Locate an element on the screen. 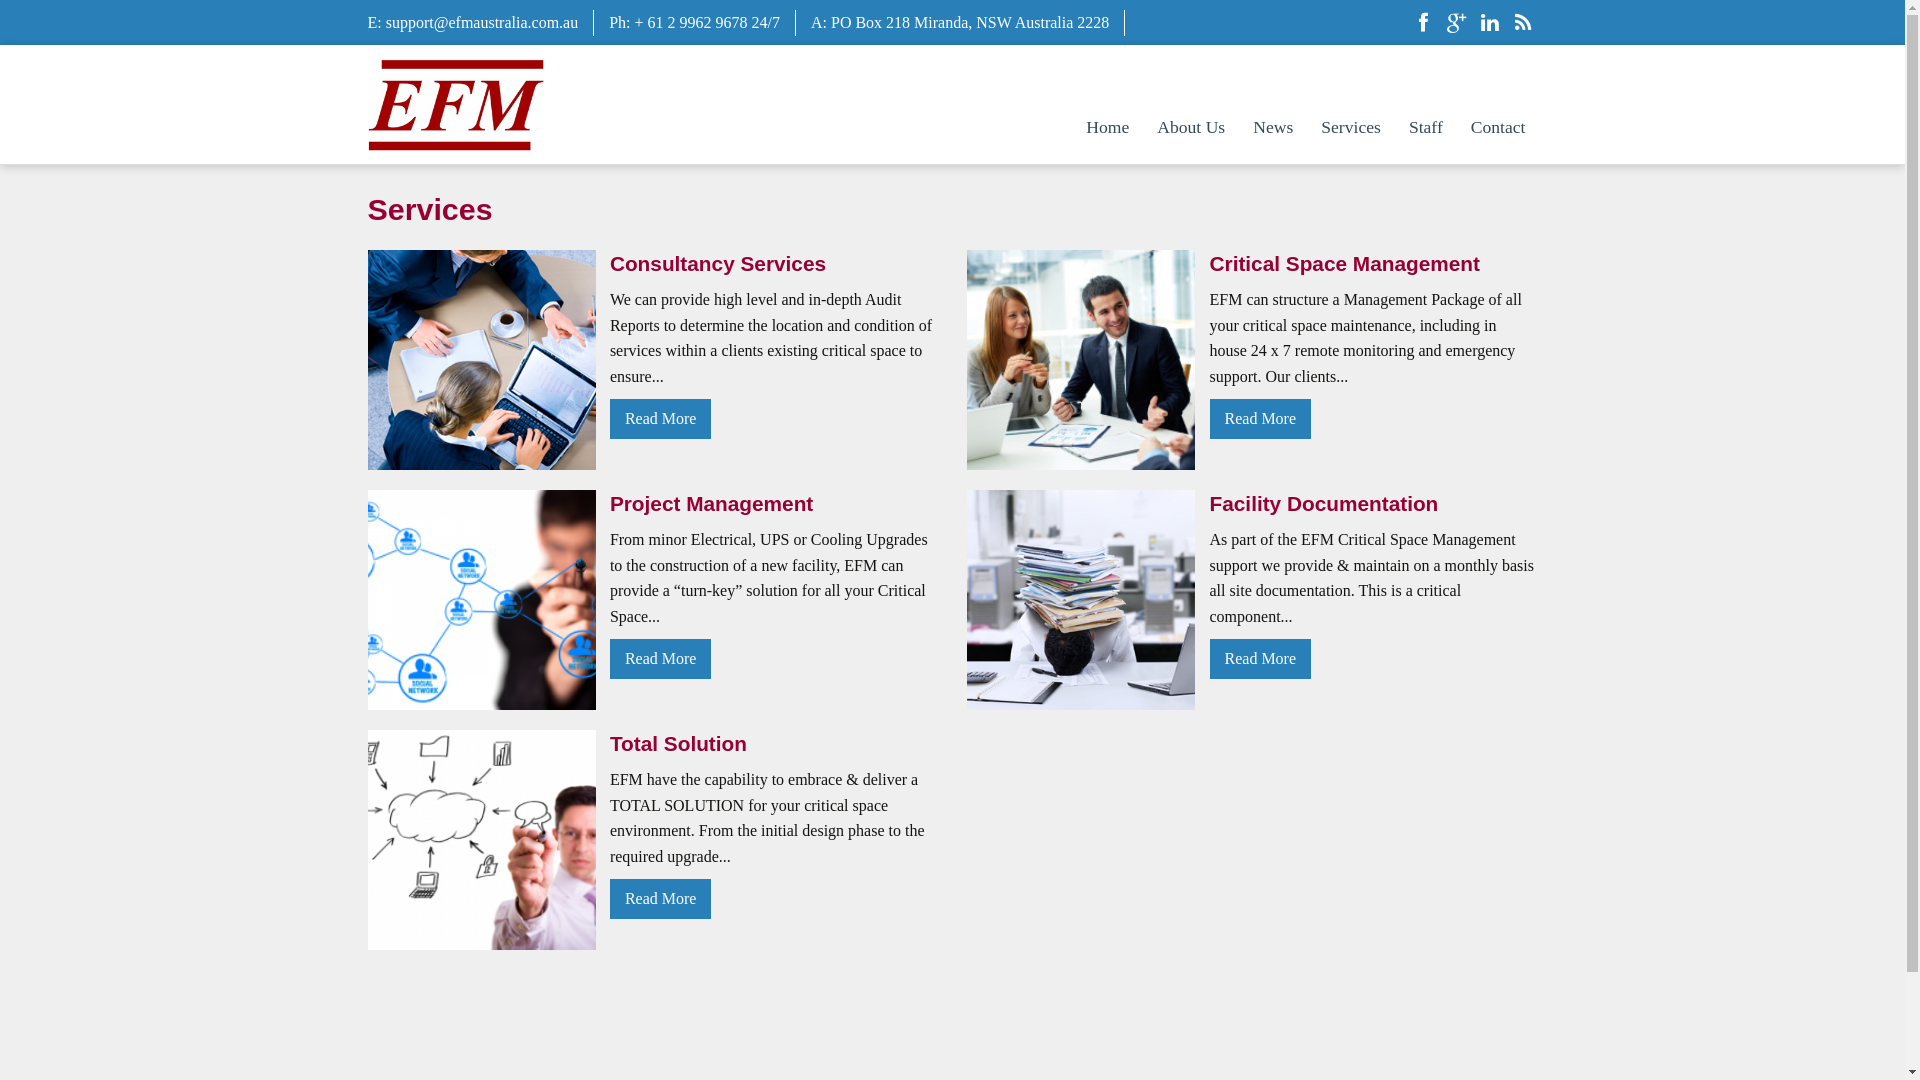 The height and width of the screenshot is (1080, 1920). 'About Us' is located at coordinates (1145, 127).